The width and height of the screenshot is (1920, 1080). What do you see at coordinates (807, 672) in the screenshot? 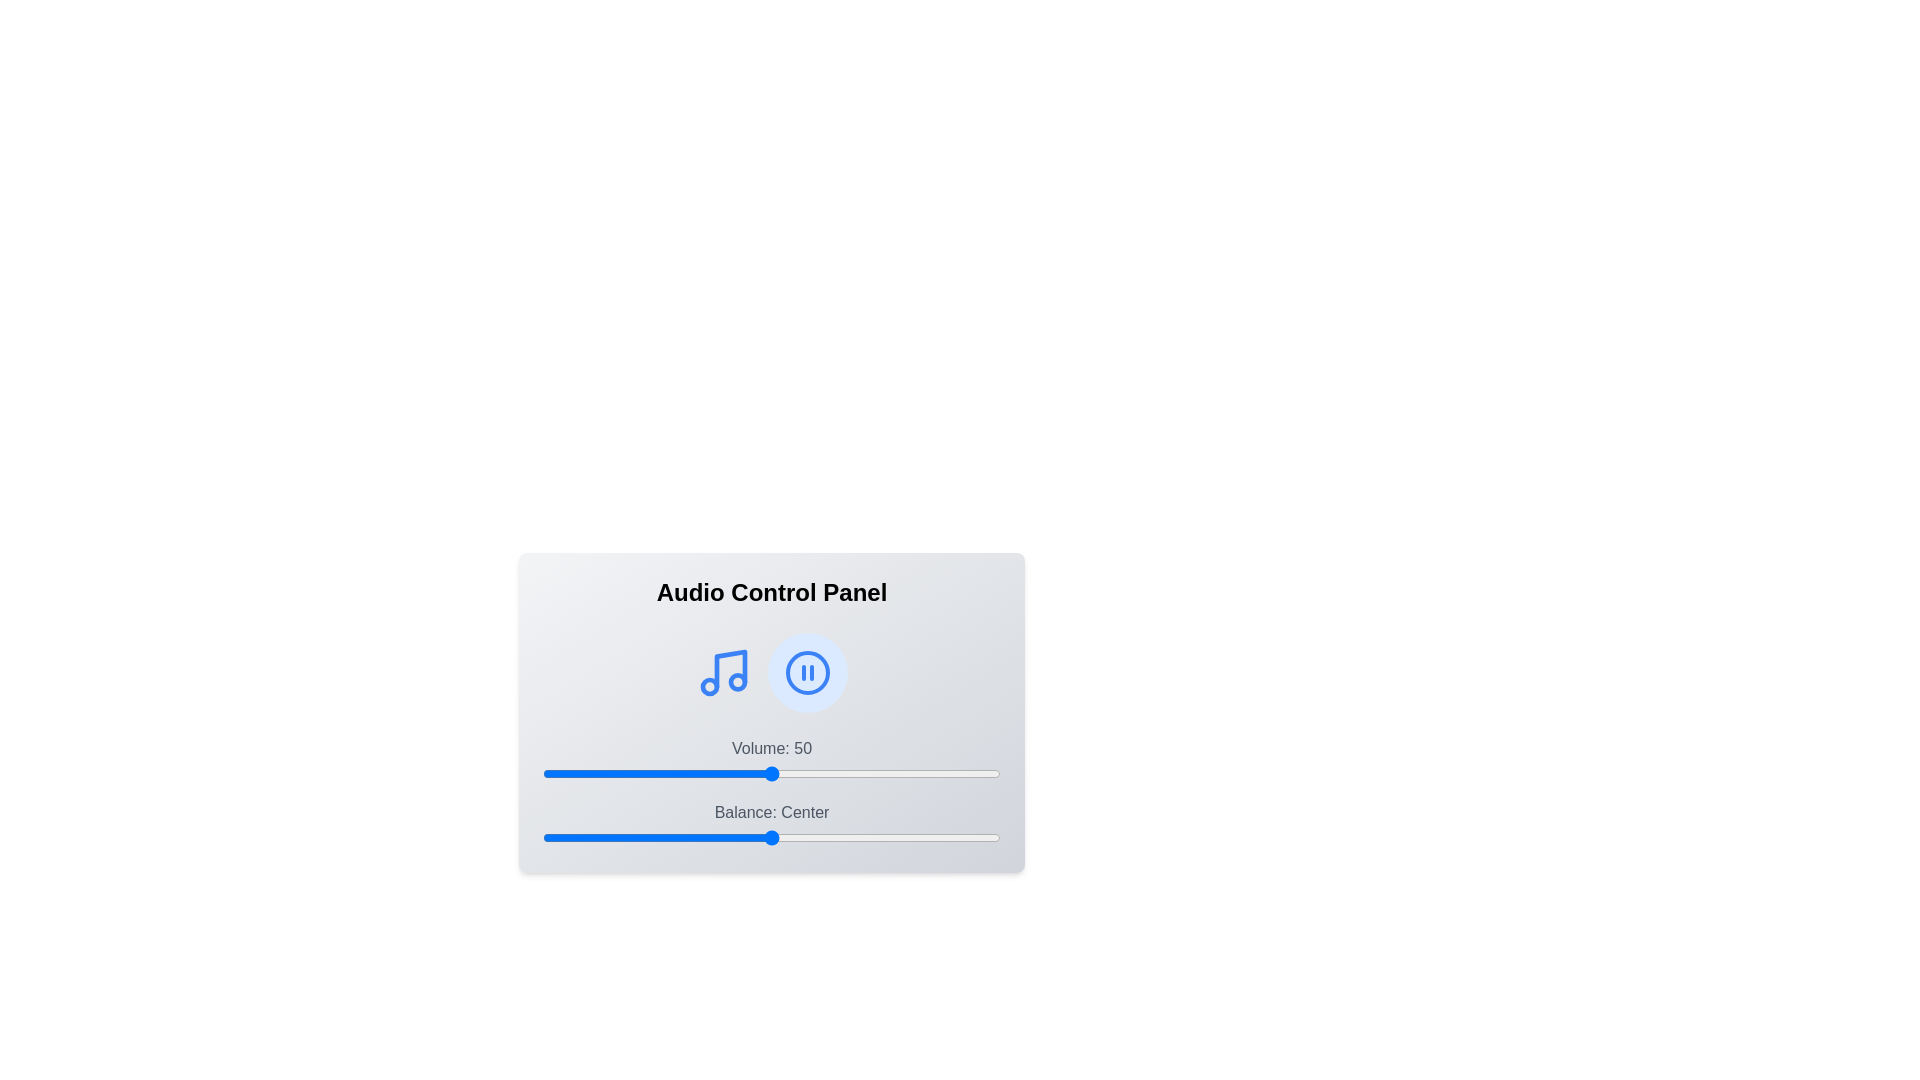
I see `the circular blue icon button` at bounding box center [807, 672].